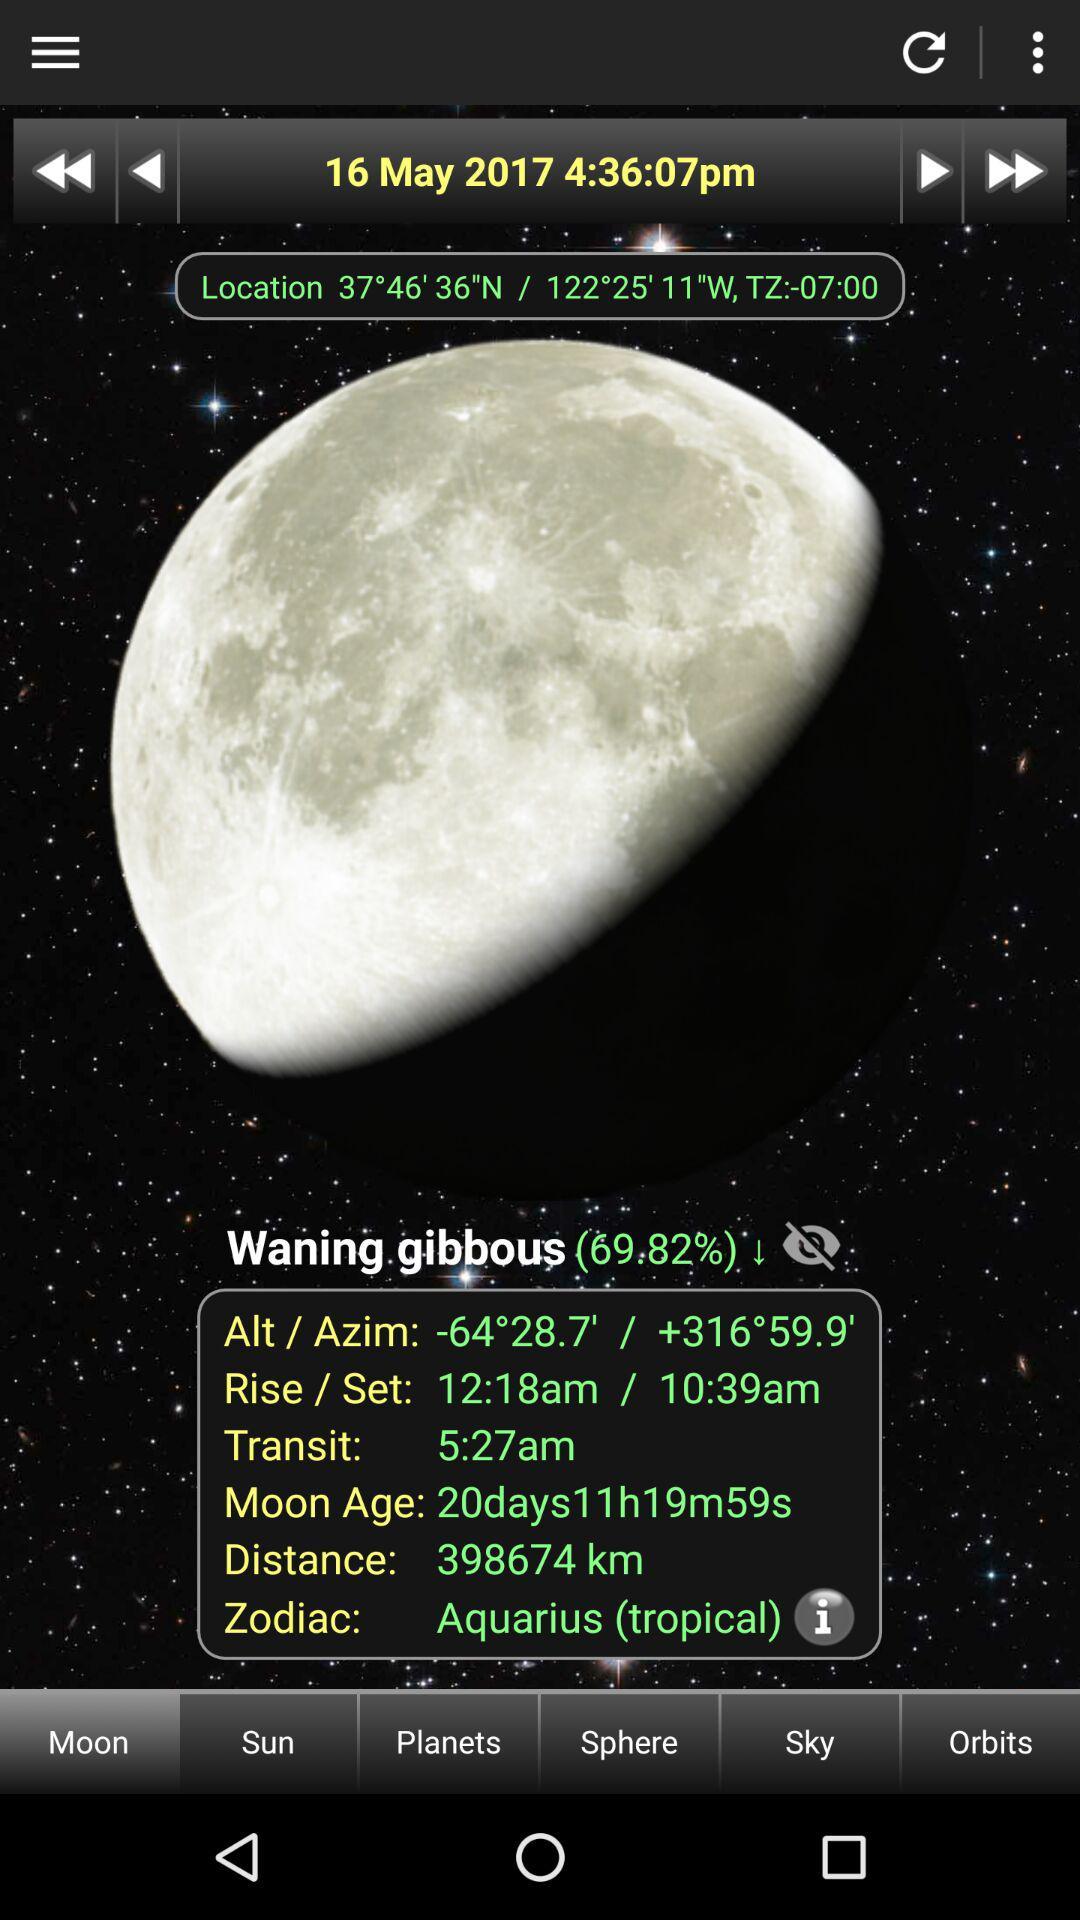  What do you see at coordinates (63, 171) in the screenshot?
I see `the av_rewind icon` at bounding box center [63, 171].